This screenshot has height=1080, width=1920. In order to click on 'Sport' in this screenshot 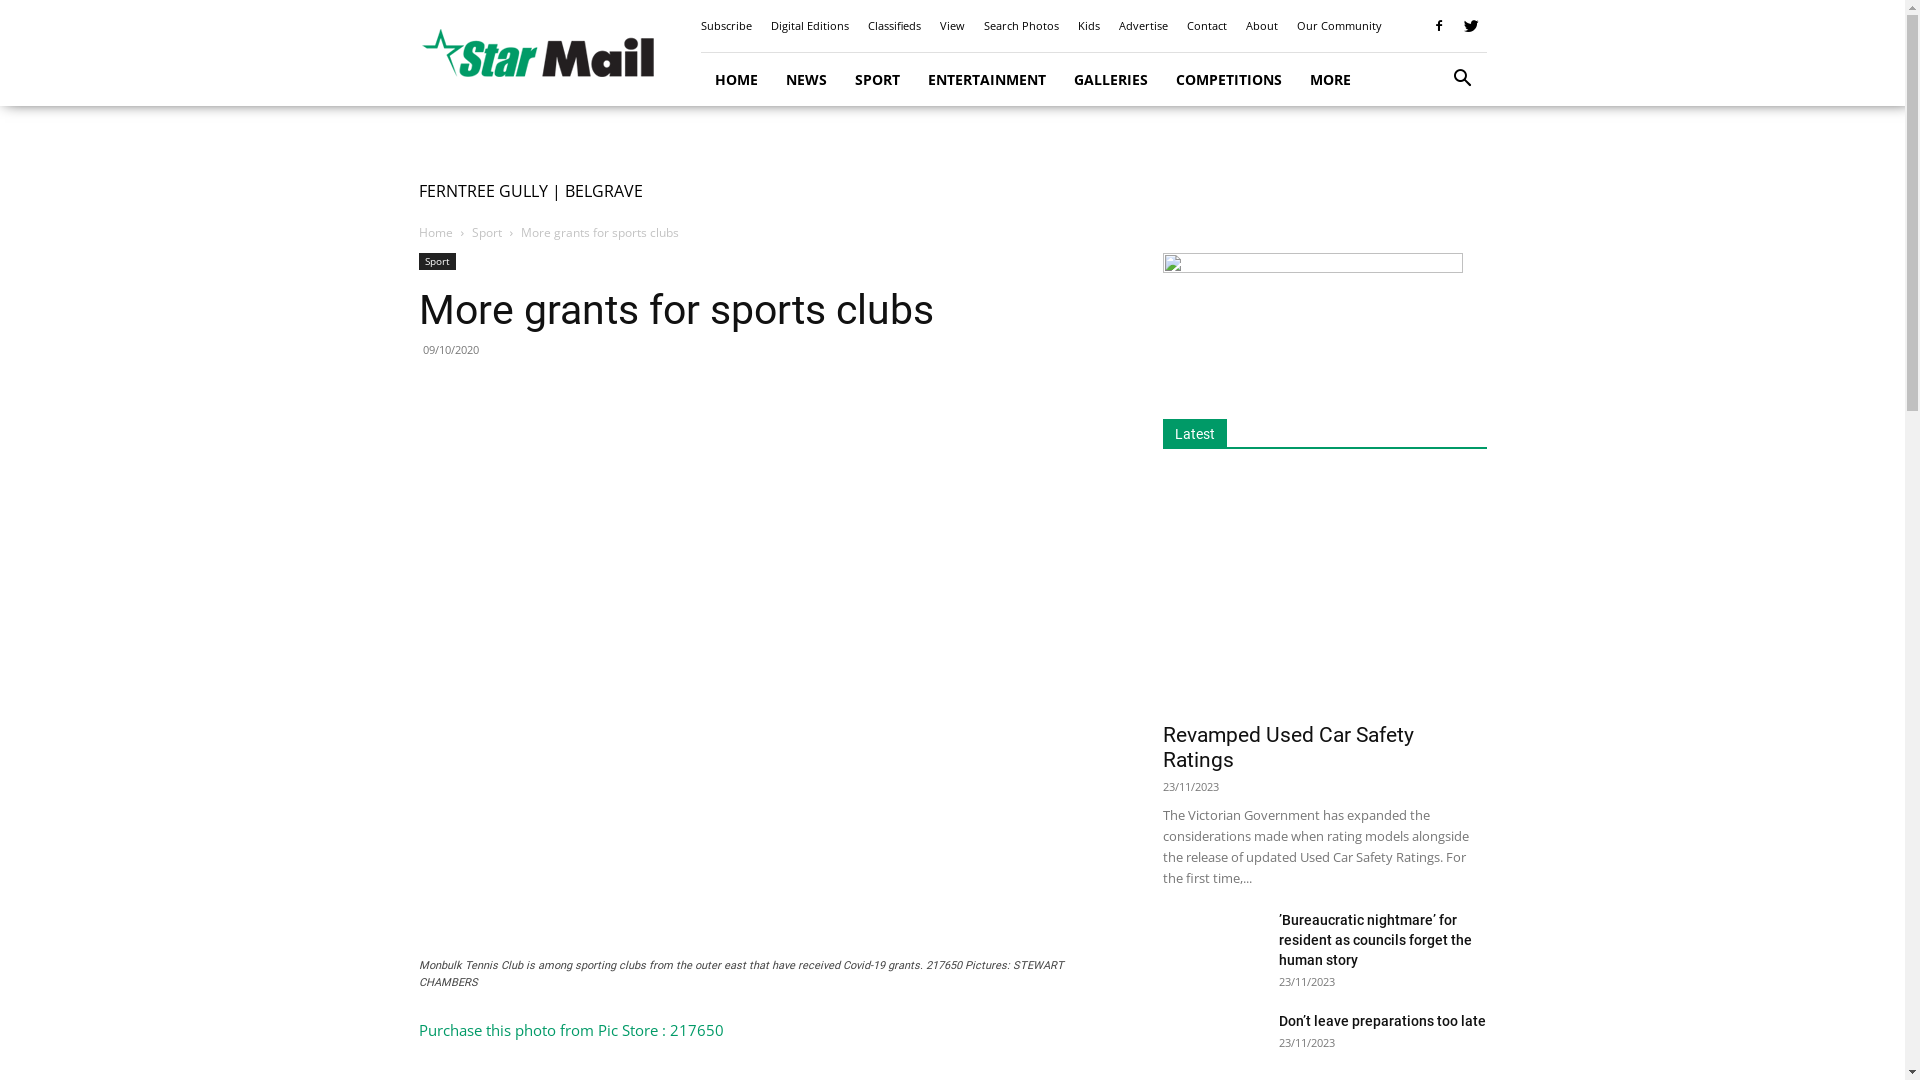, I will do `click(470, 231)`.